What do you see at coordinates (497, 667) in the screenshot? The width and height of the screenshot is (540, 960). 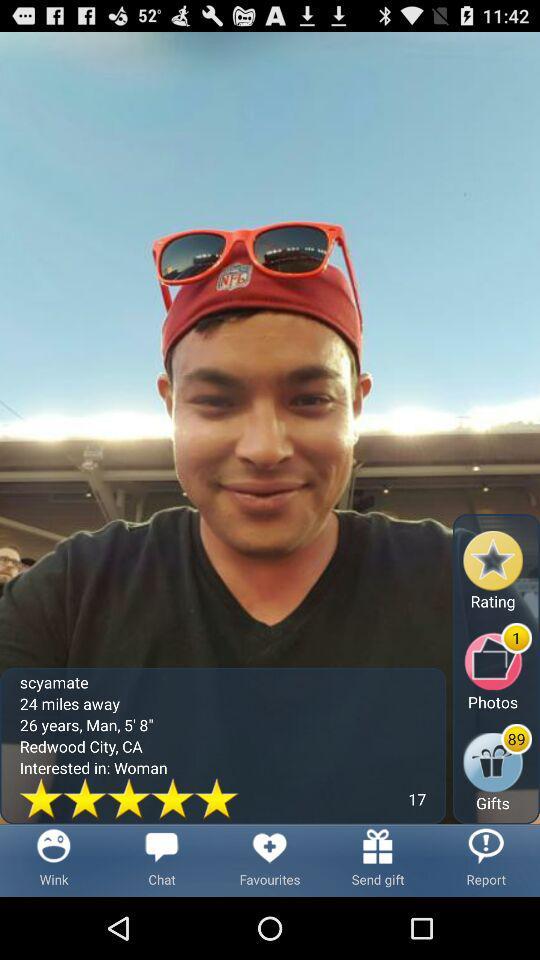 I see `item above the gifts item` at bounding box center [497, 667].